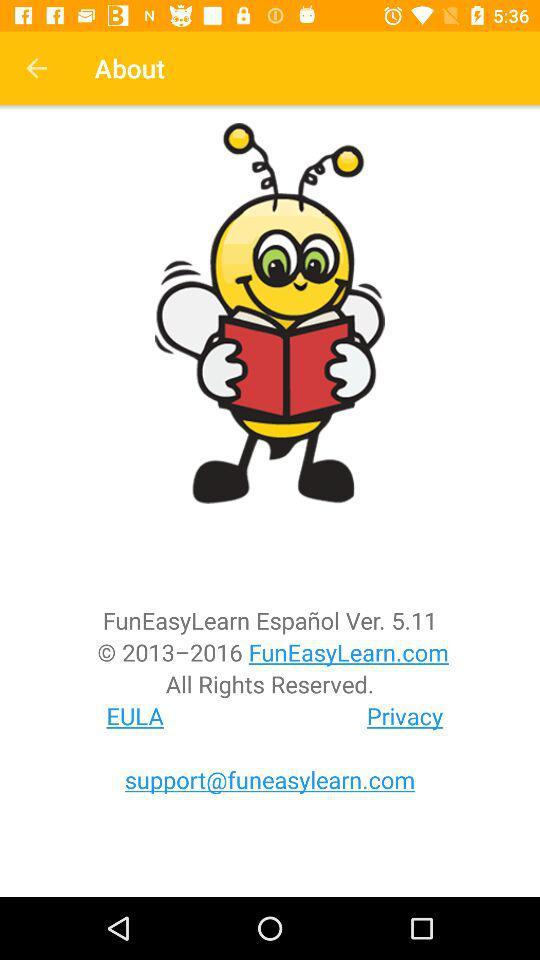  What do you see at coordinates (135, 716) in the screenshot?
I see `the item at the bottom left corner` at bounding box center [135, 716].